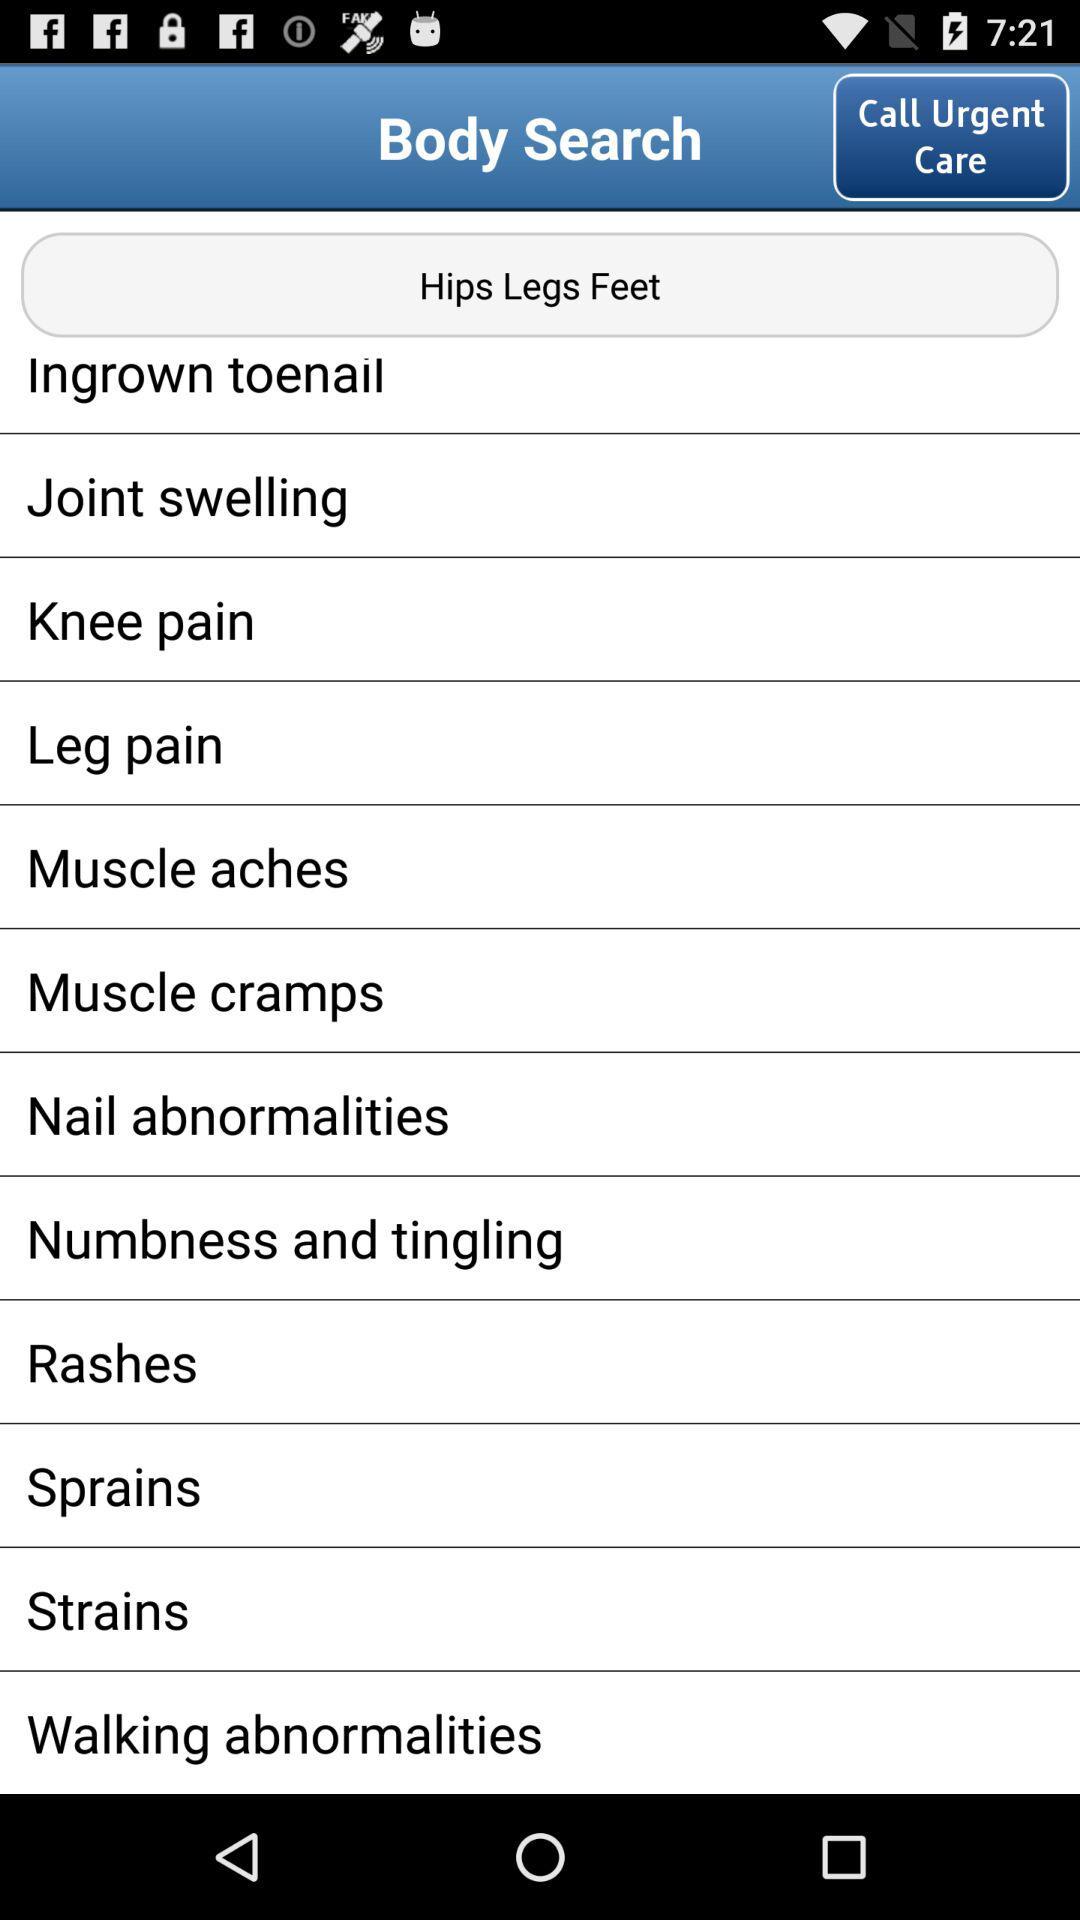 The width and height of the screenshot is (1080, 1920). What do you see at coordinates (540, 1485) in the screenshot?
I see `sprains` at bounding box center [540, 1485].